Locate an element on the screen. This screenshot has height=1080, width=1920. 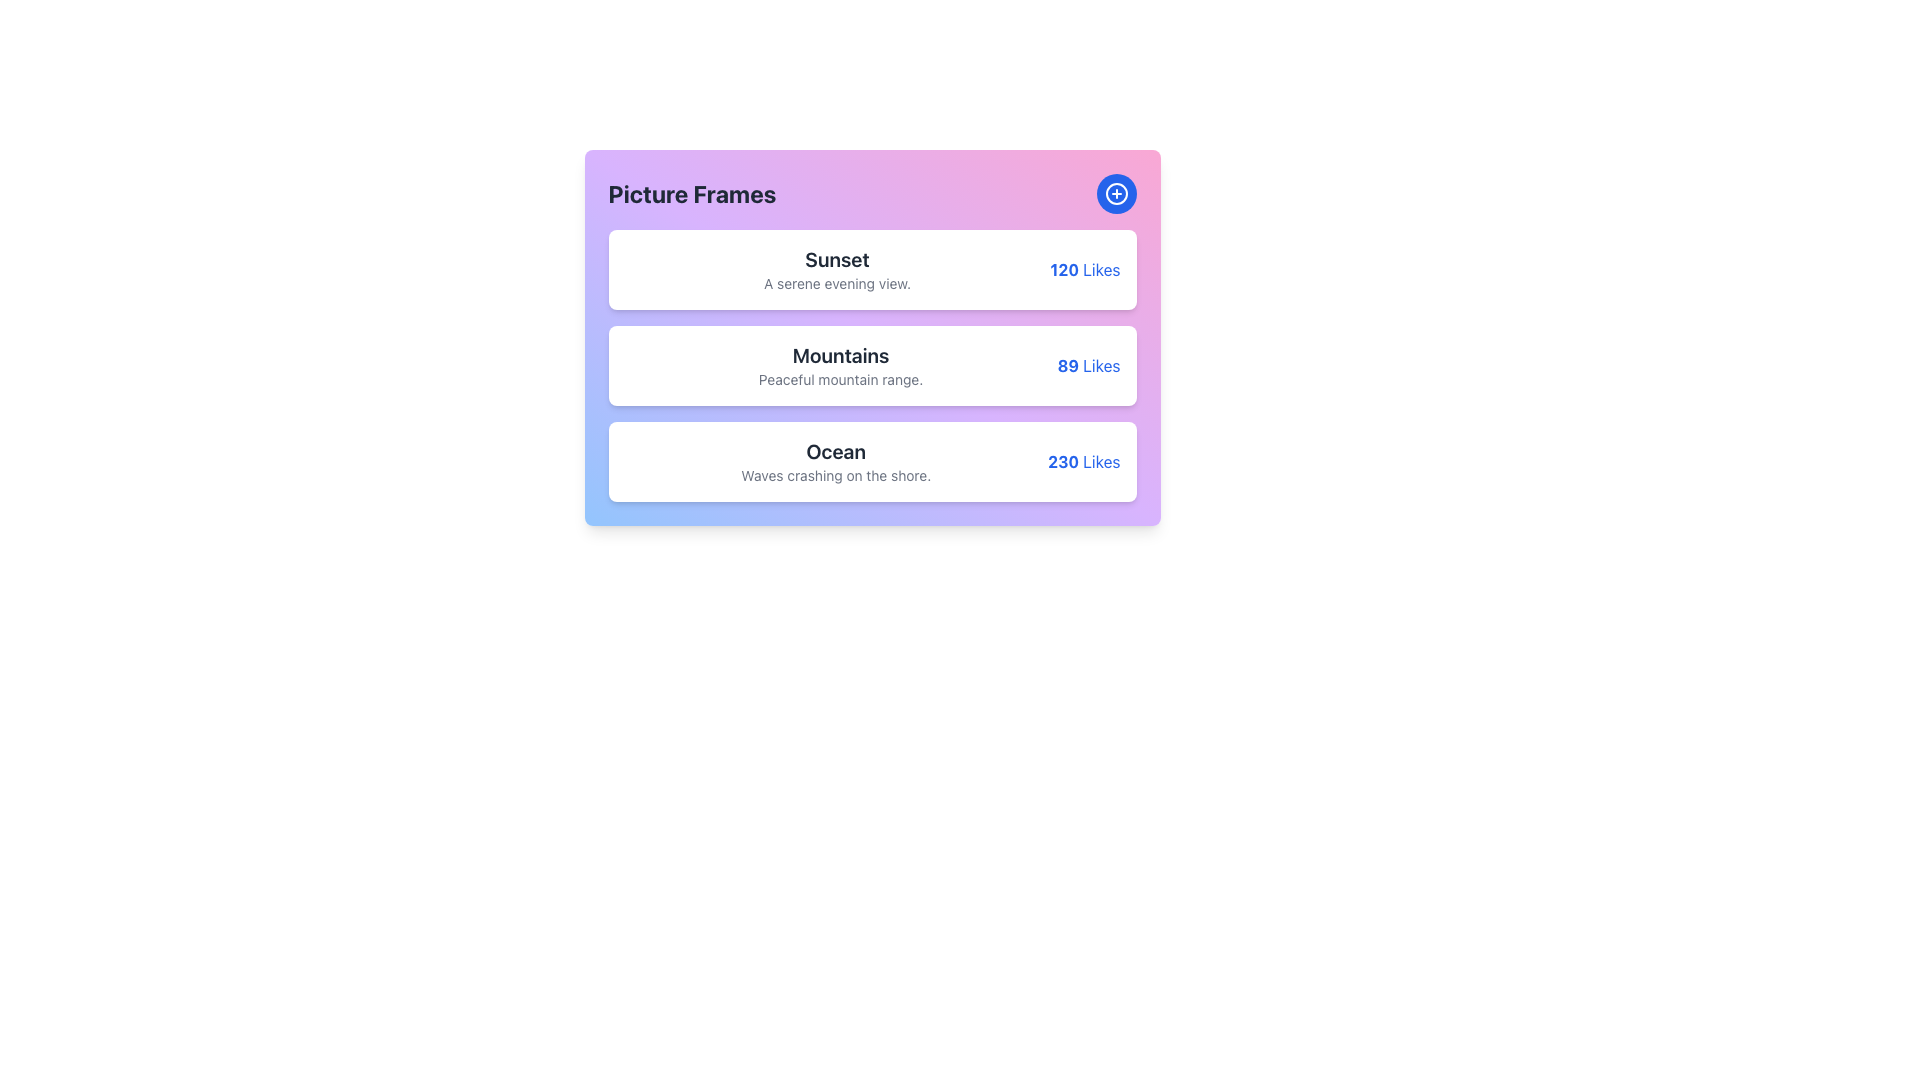
the interactive button in the top-right corner of the 'Picture Frames' section is located at coordinates (1115, 193).